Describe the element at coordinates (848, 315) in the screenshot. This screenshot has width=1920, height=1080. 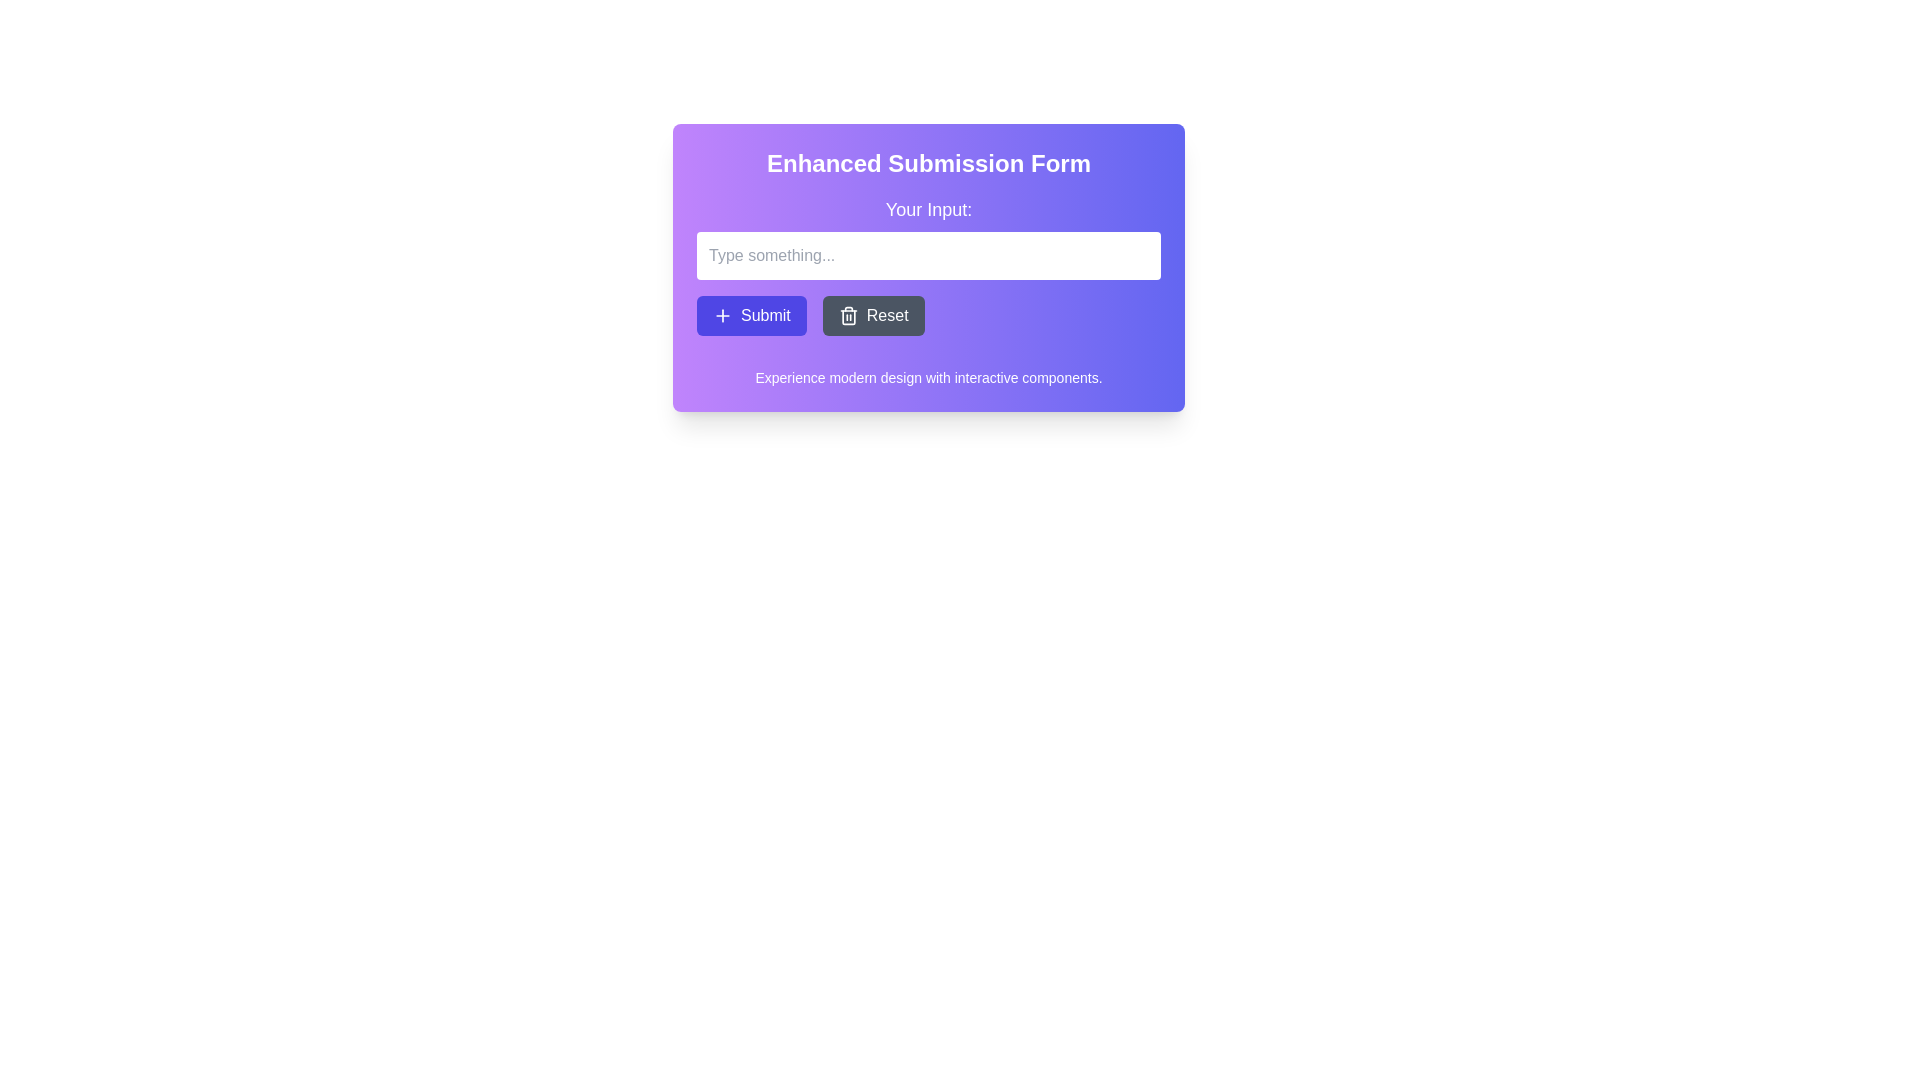
I see `the trash bin icon located to the left of the 'Reset' text to reset the form` at that location.